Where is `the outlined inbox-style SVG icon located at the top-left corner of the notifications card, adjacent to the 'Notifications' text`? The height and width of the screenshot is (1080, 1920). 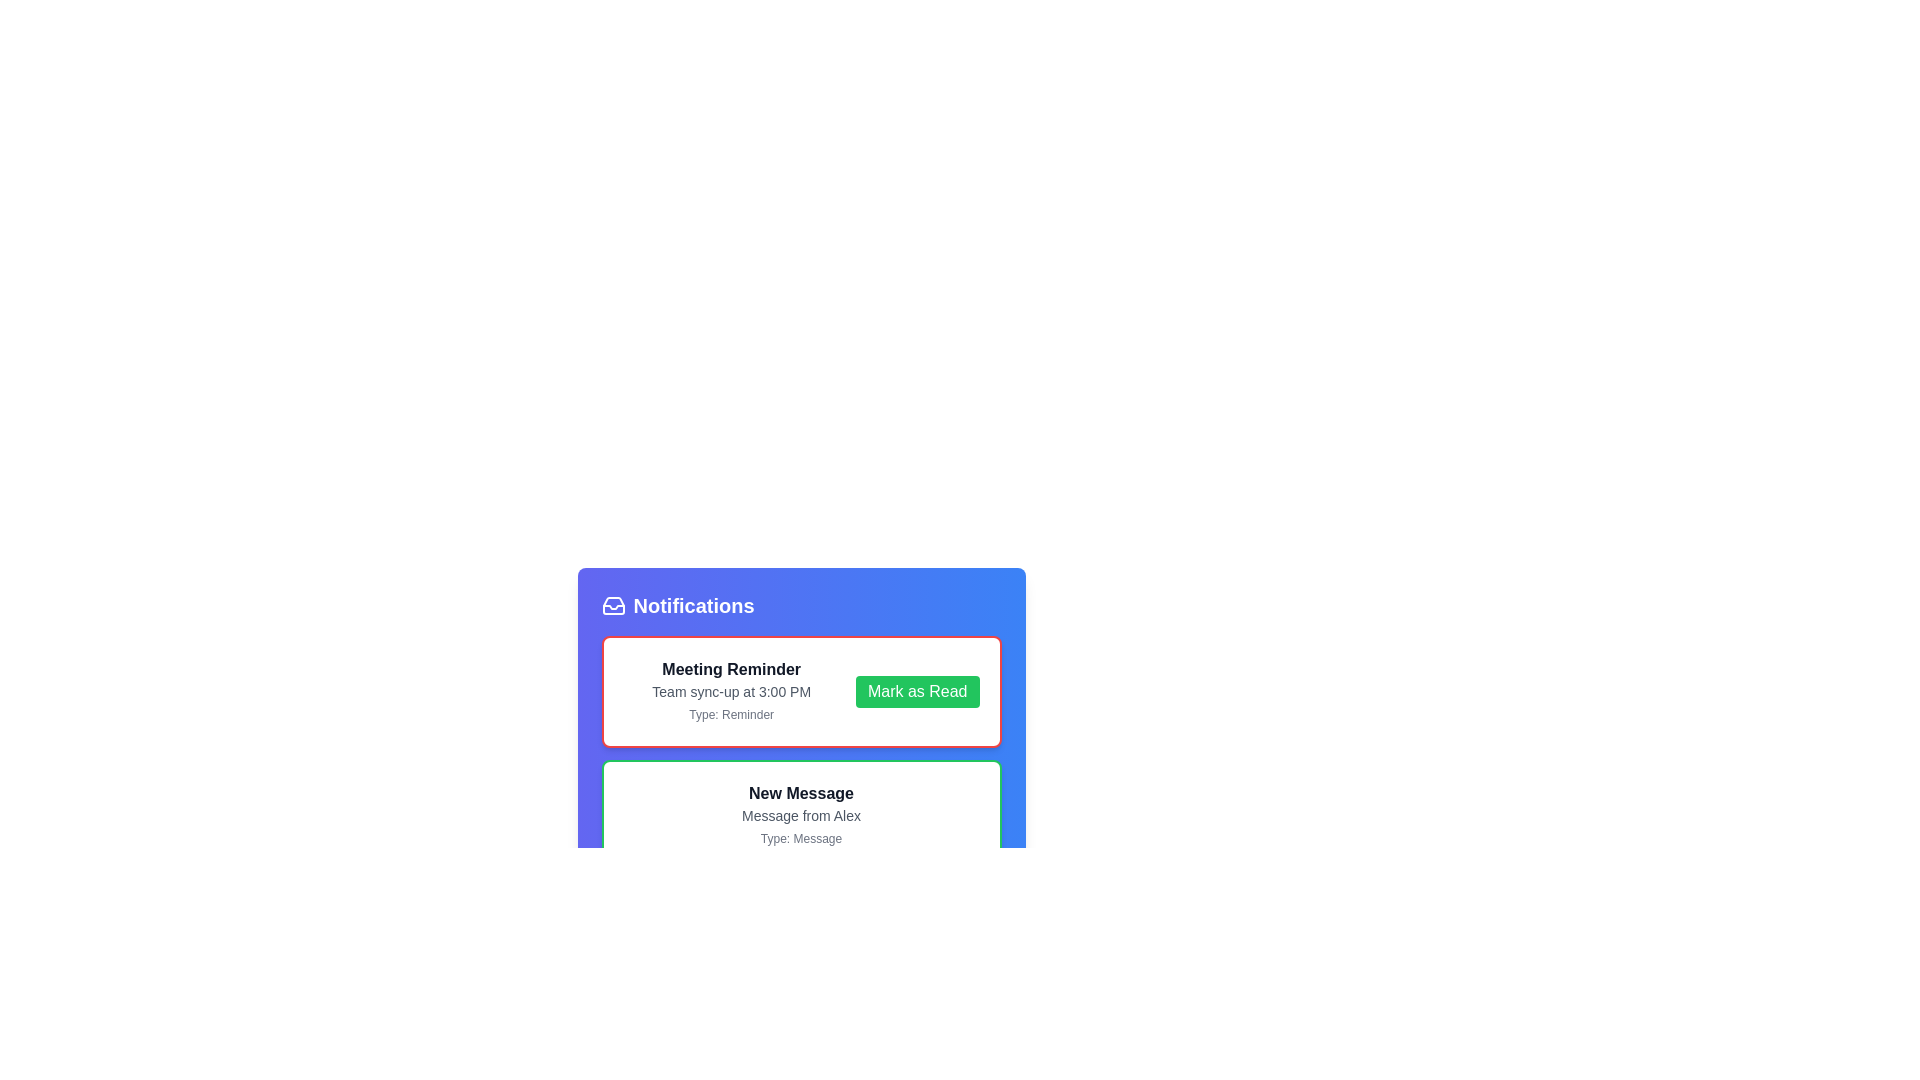
the outlined inbox-style SVG icon located at the top-left corner of the notifications card, adjacent to the 'Notifications' text is located at coordinates (612, 604).